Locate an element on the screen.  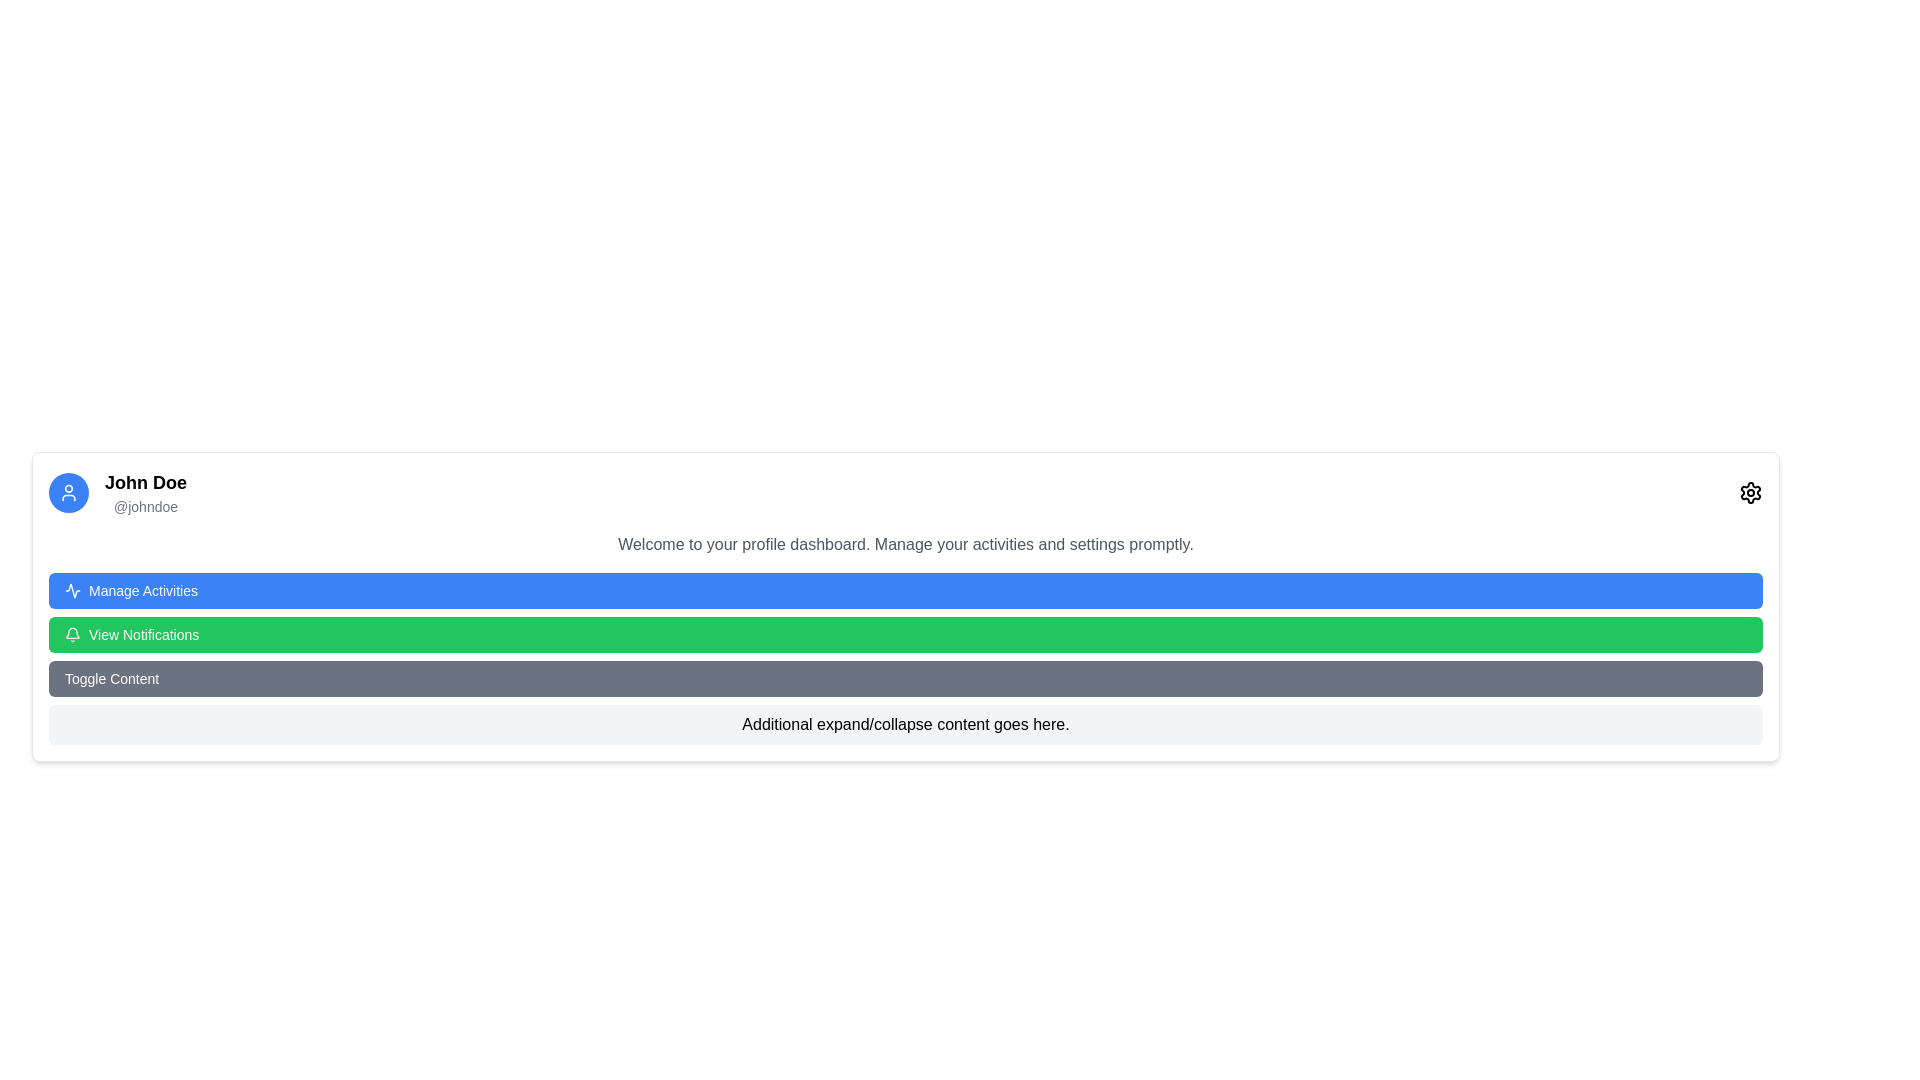
the username or handle text label positioned directly underneath 'John Doe' in the profile section is located at coordinates (144, 505).